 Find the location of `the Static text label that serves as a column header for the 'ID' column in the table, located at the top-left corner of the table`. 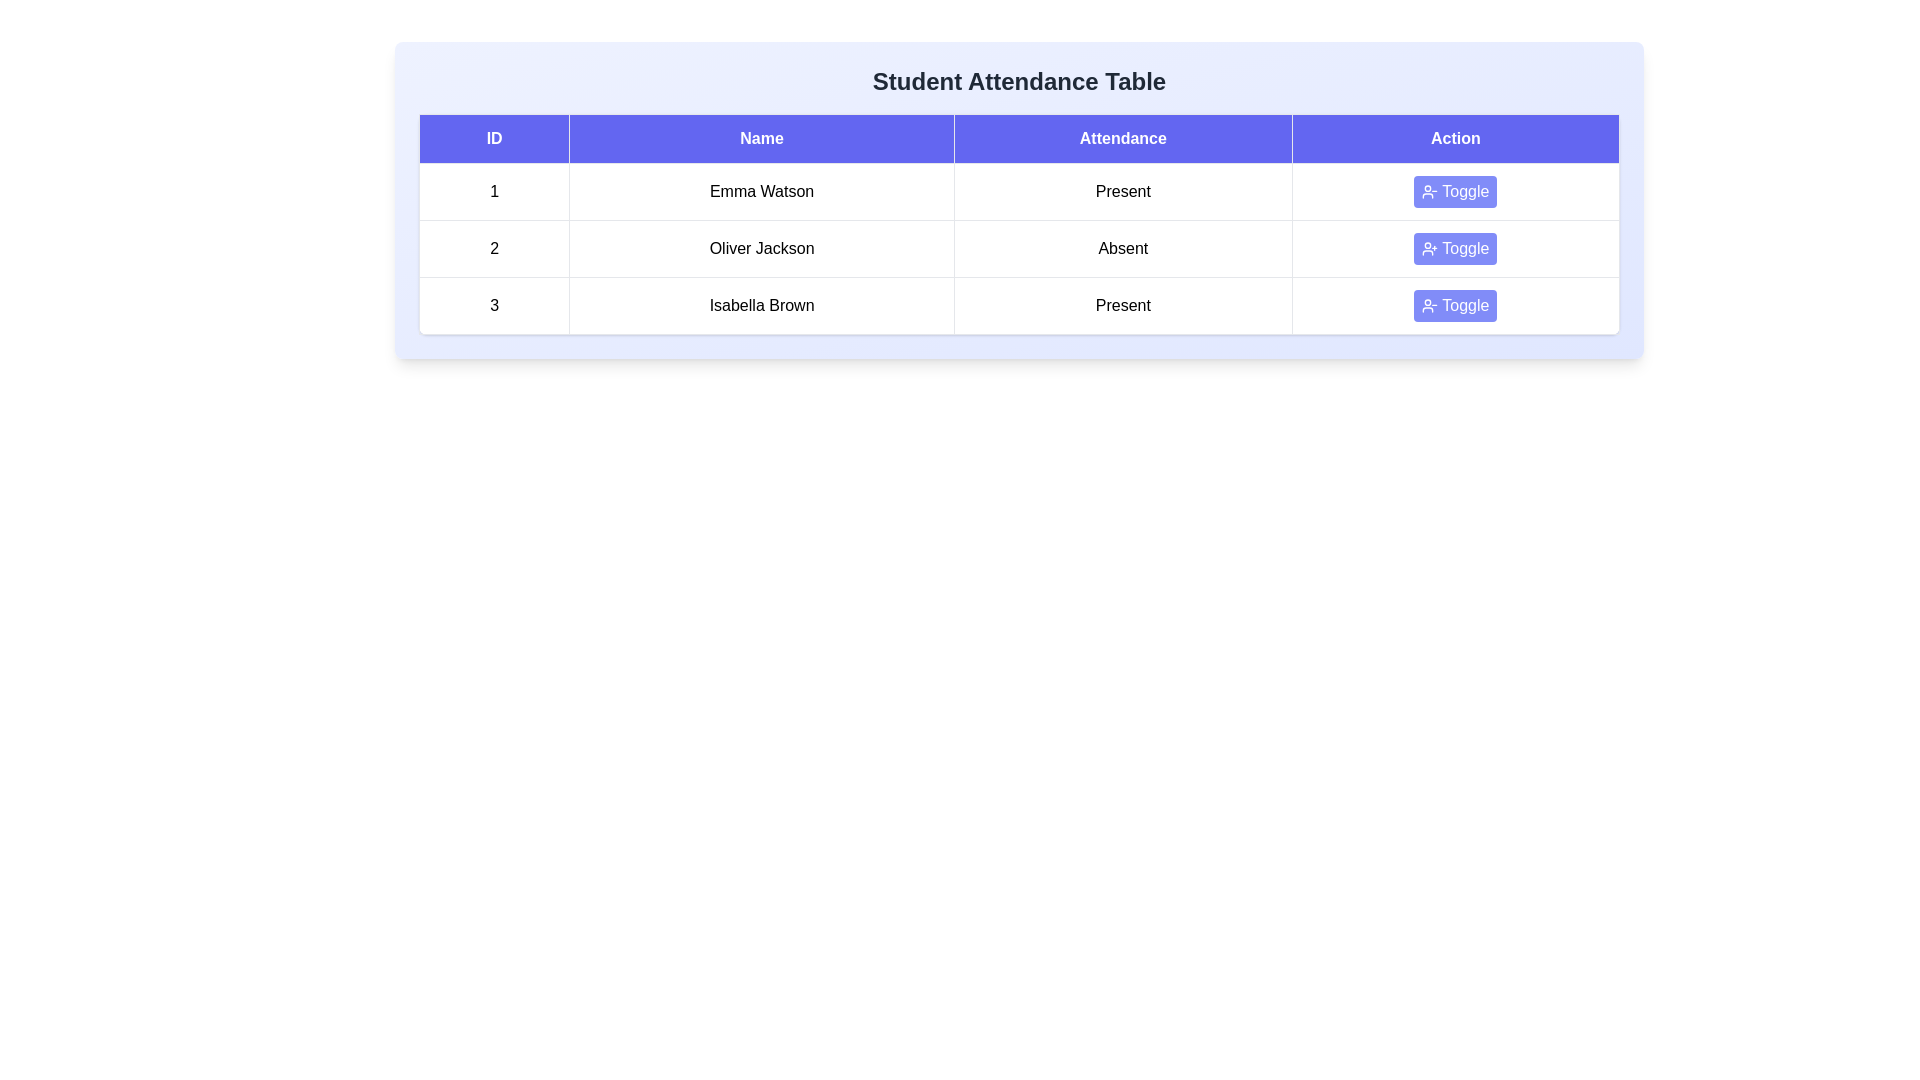

the Static text label that serves as a column header for the 'ID' column in the table, located at the top-left corner of the table is located at coordinates (494, 137).